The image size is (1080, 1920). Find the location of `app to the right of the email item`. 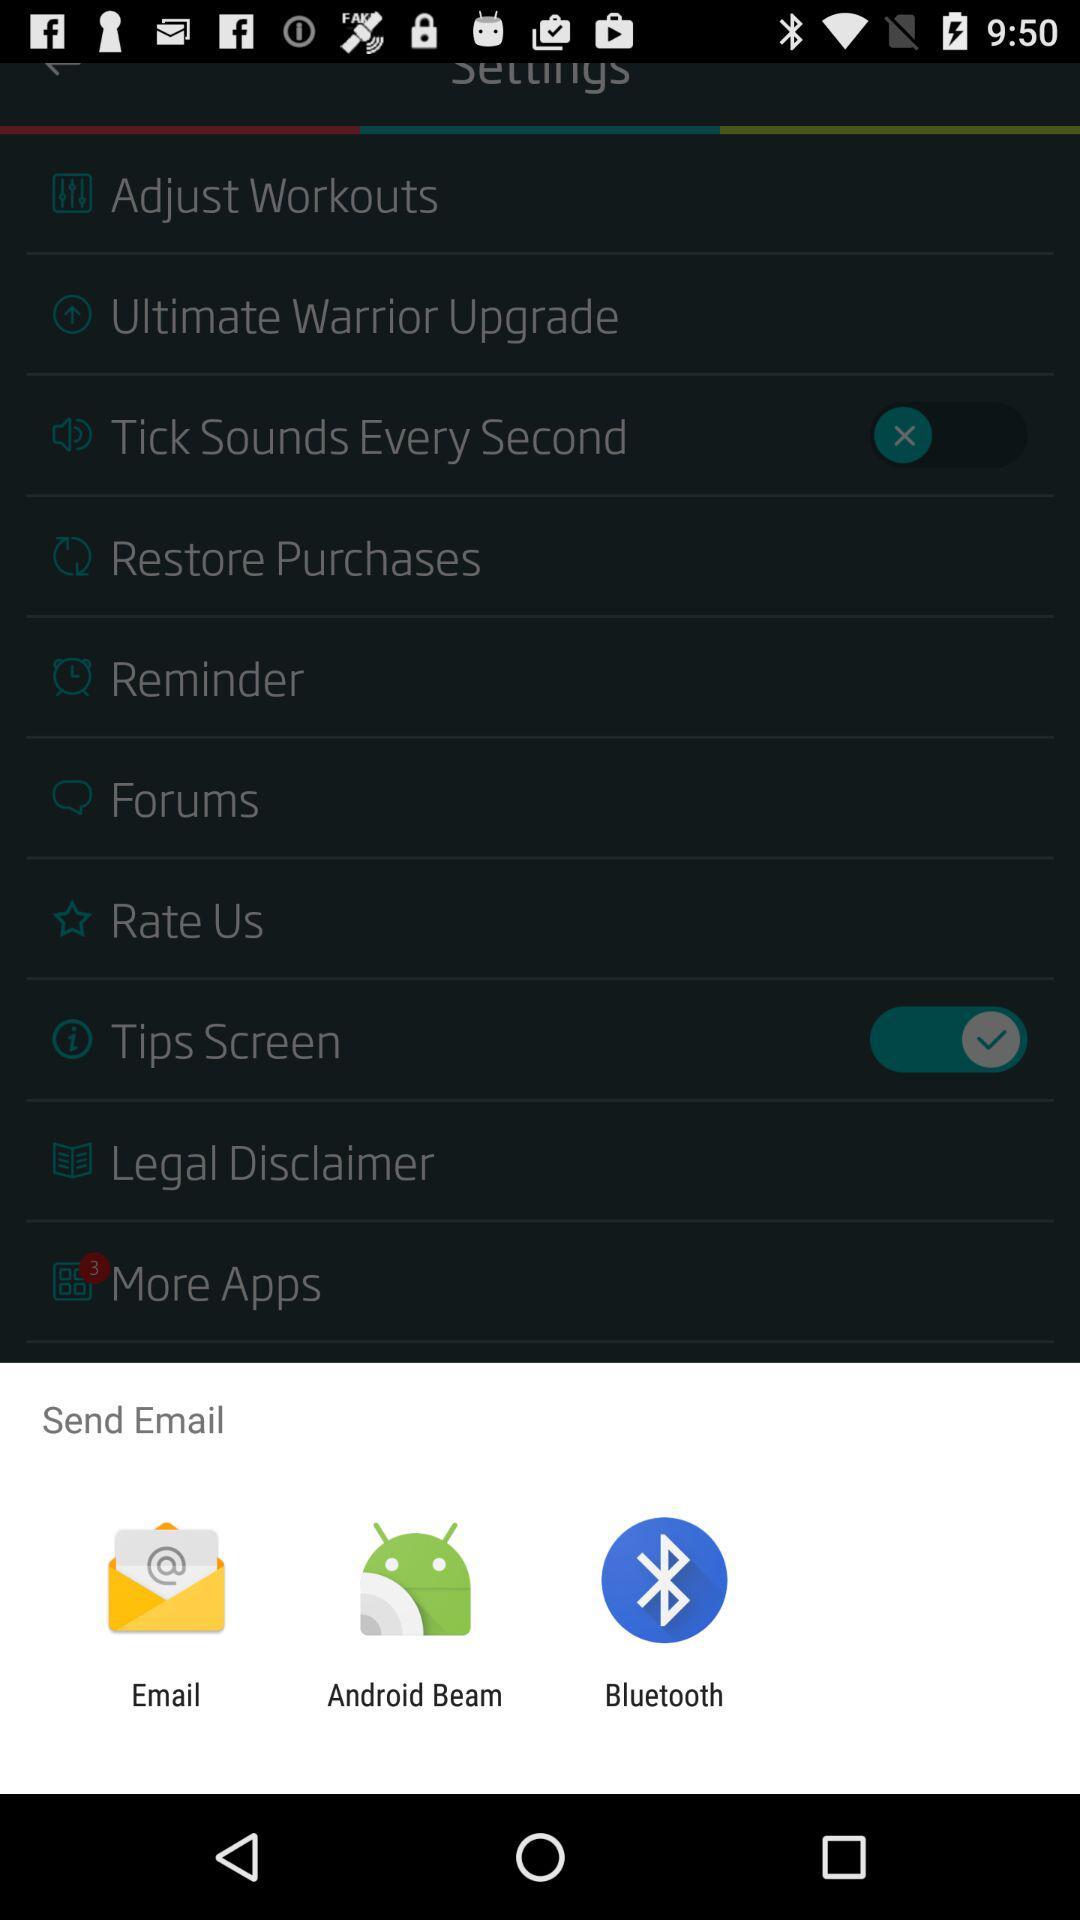

app to the right of the email item is located at coordinates (414, 1711).